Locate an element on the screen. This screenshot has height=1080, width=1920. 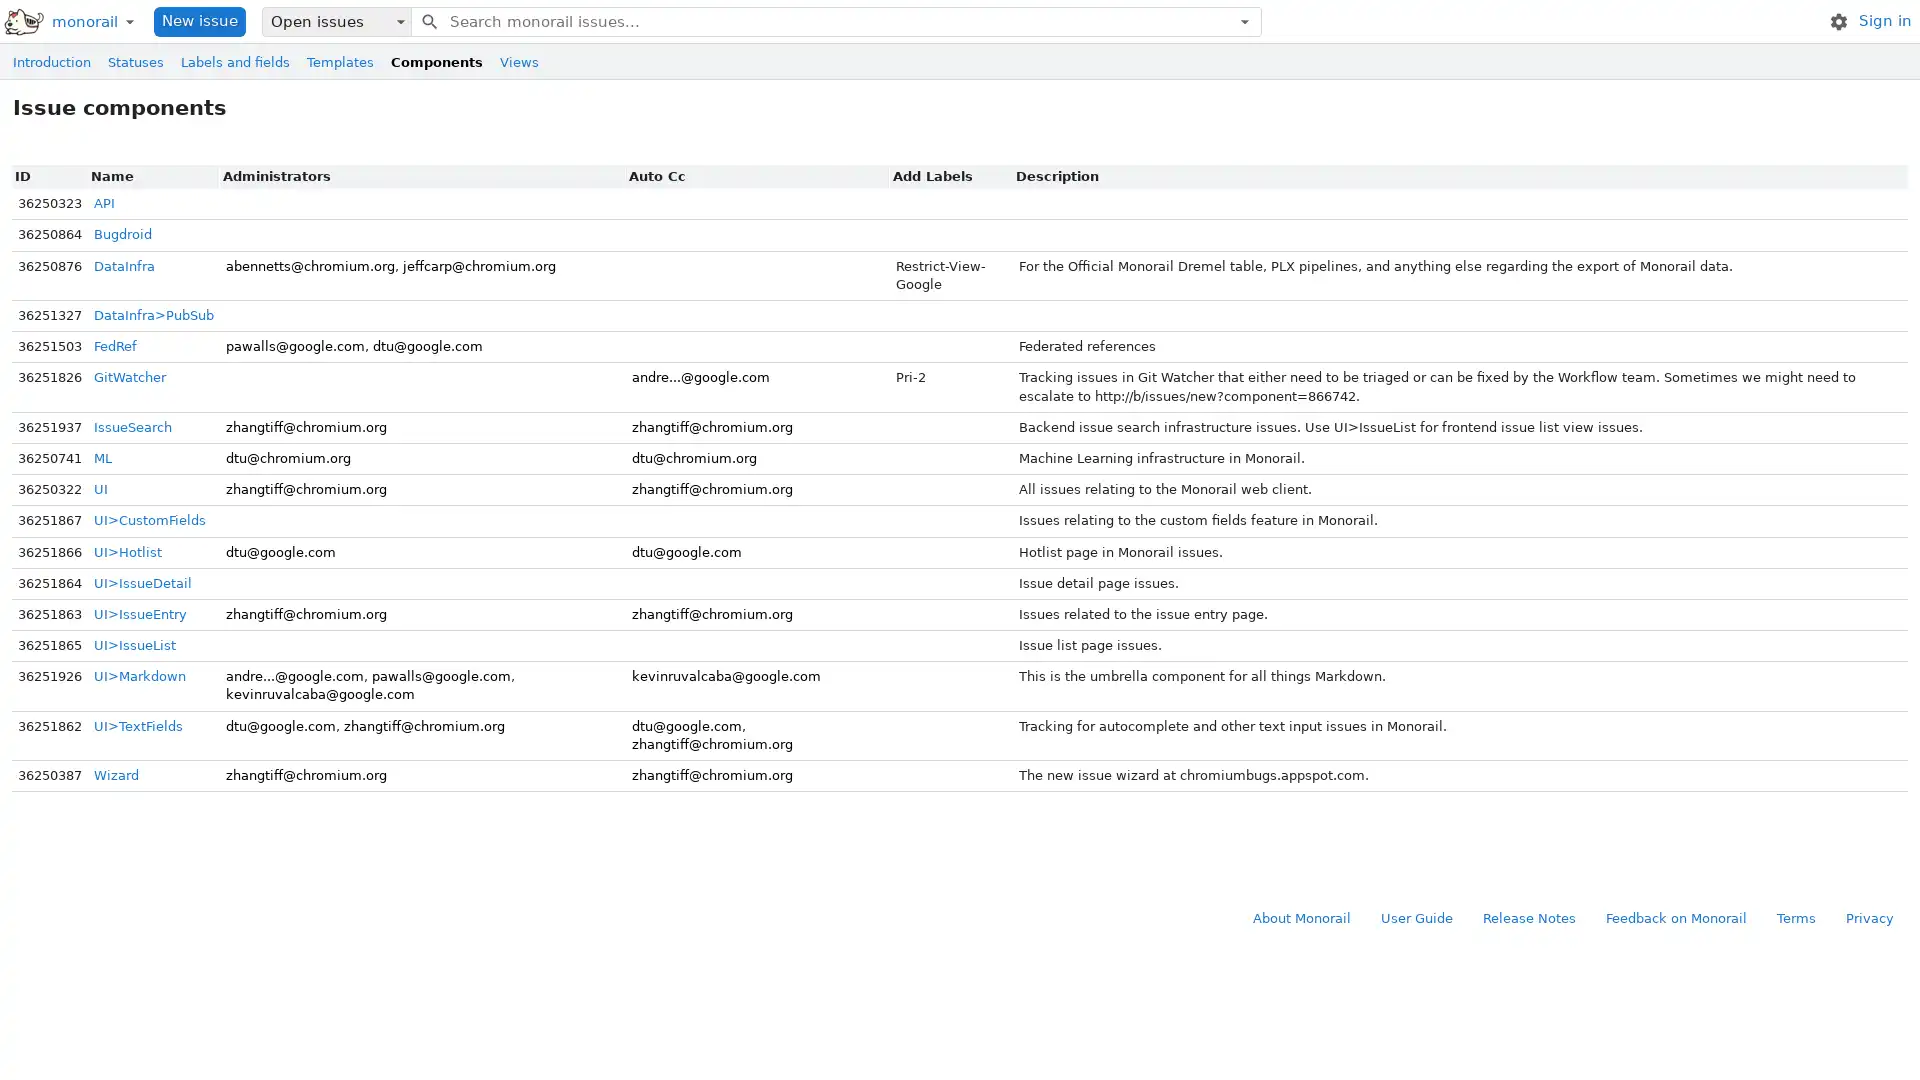
Search options is located at coordinates (1243, 20).